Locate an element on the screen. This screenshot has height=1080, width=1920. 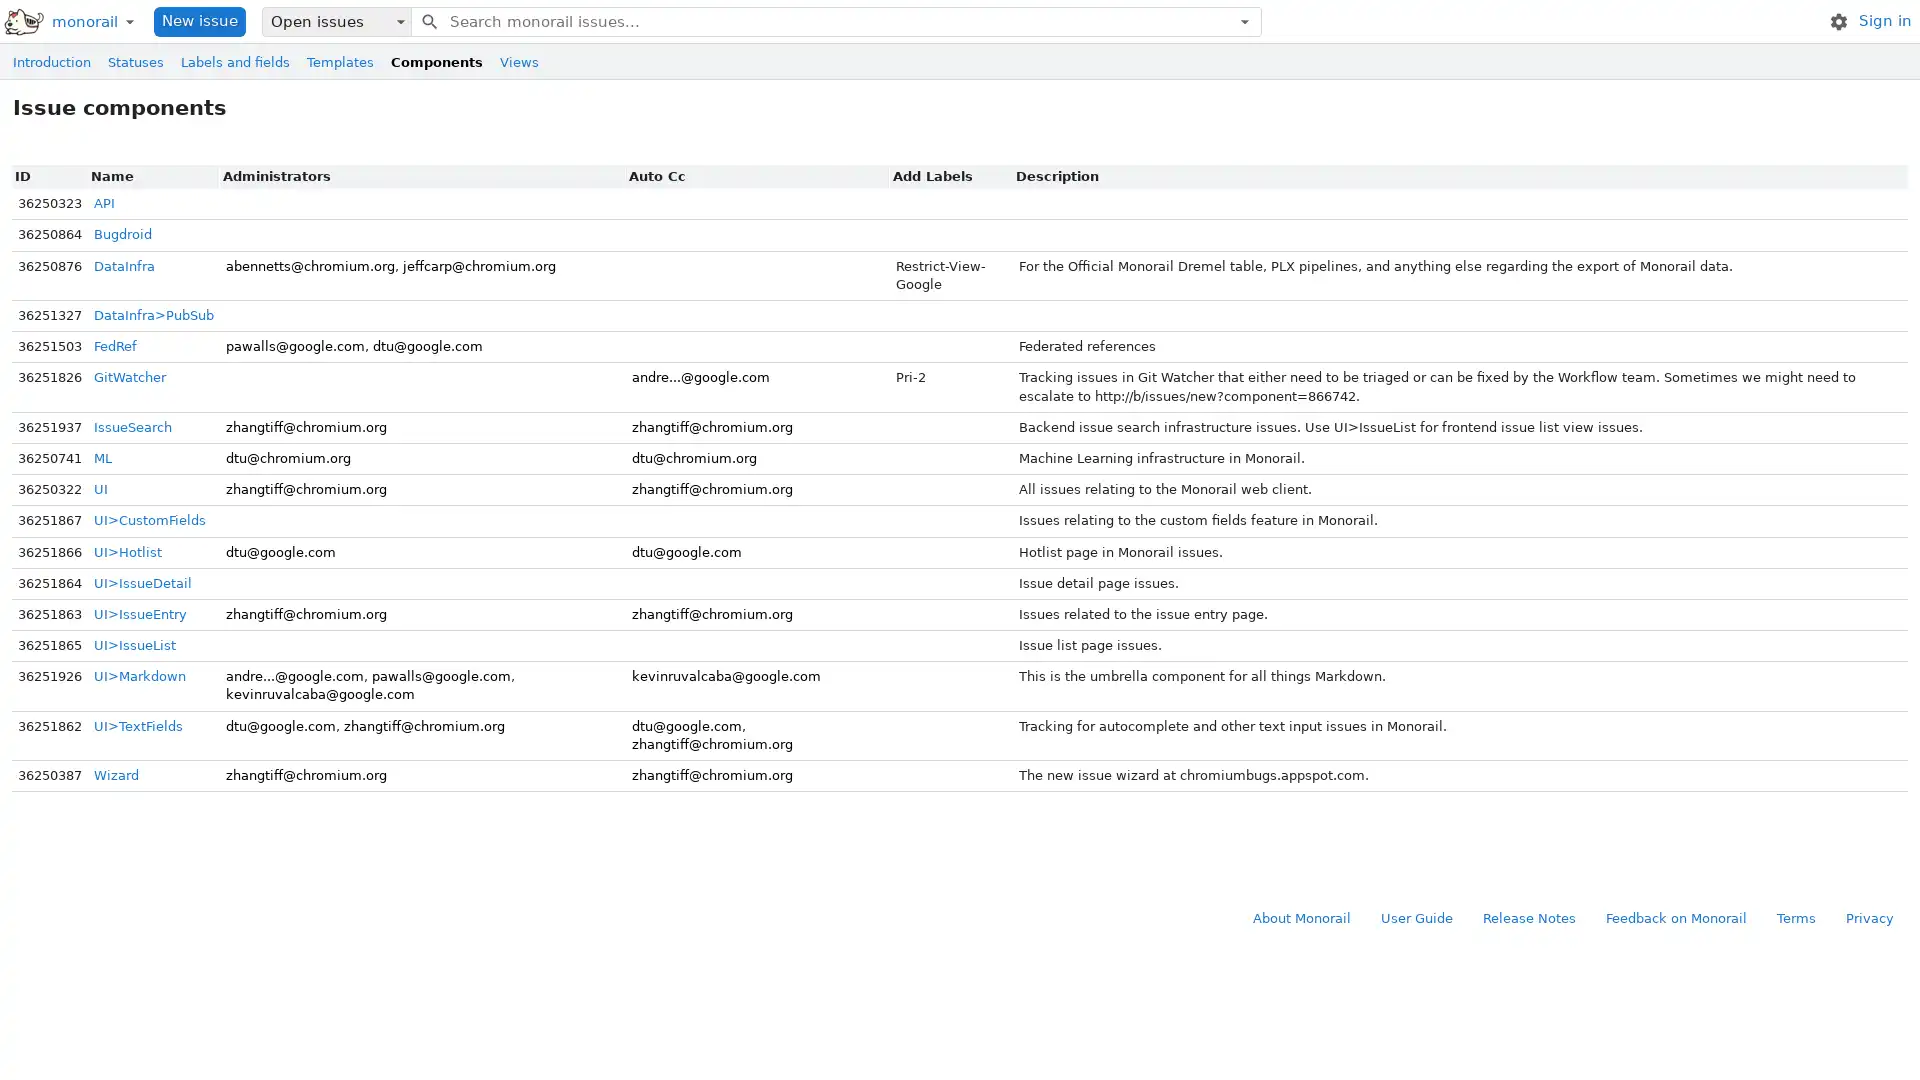
Search options is located at coordinates (1243, 20).